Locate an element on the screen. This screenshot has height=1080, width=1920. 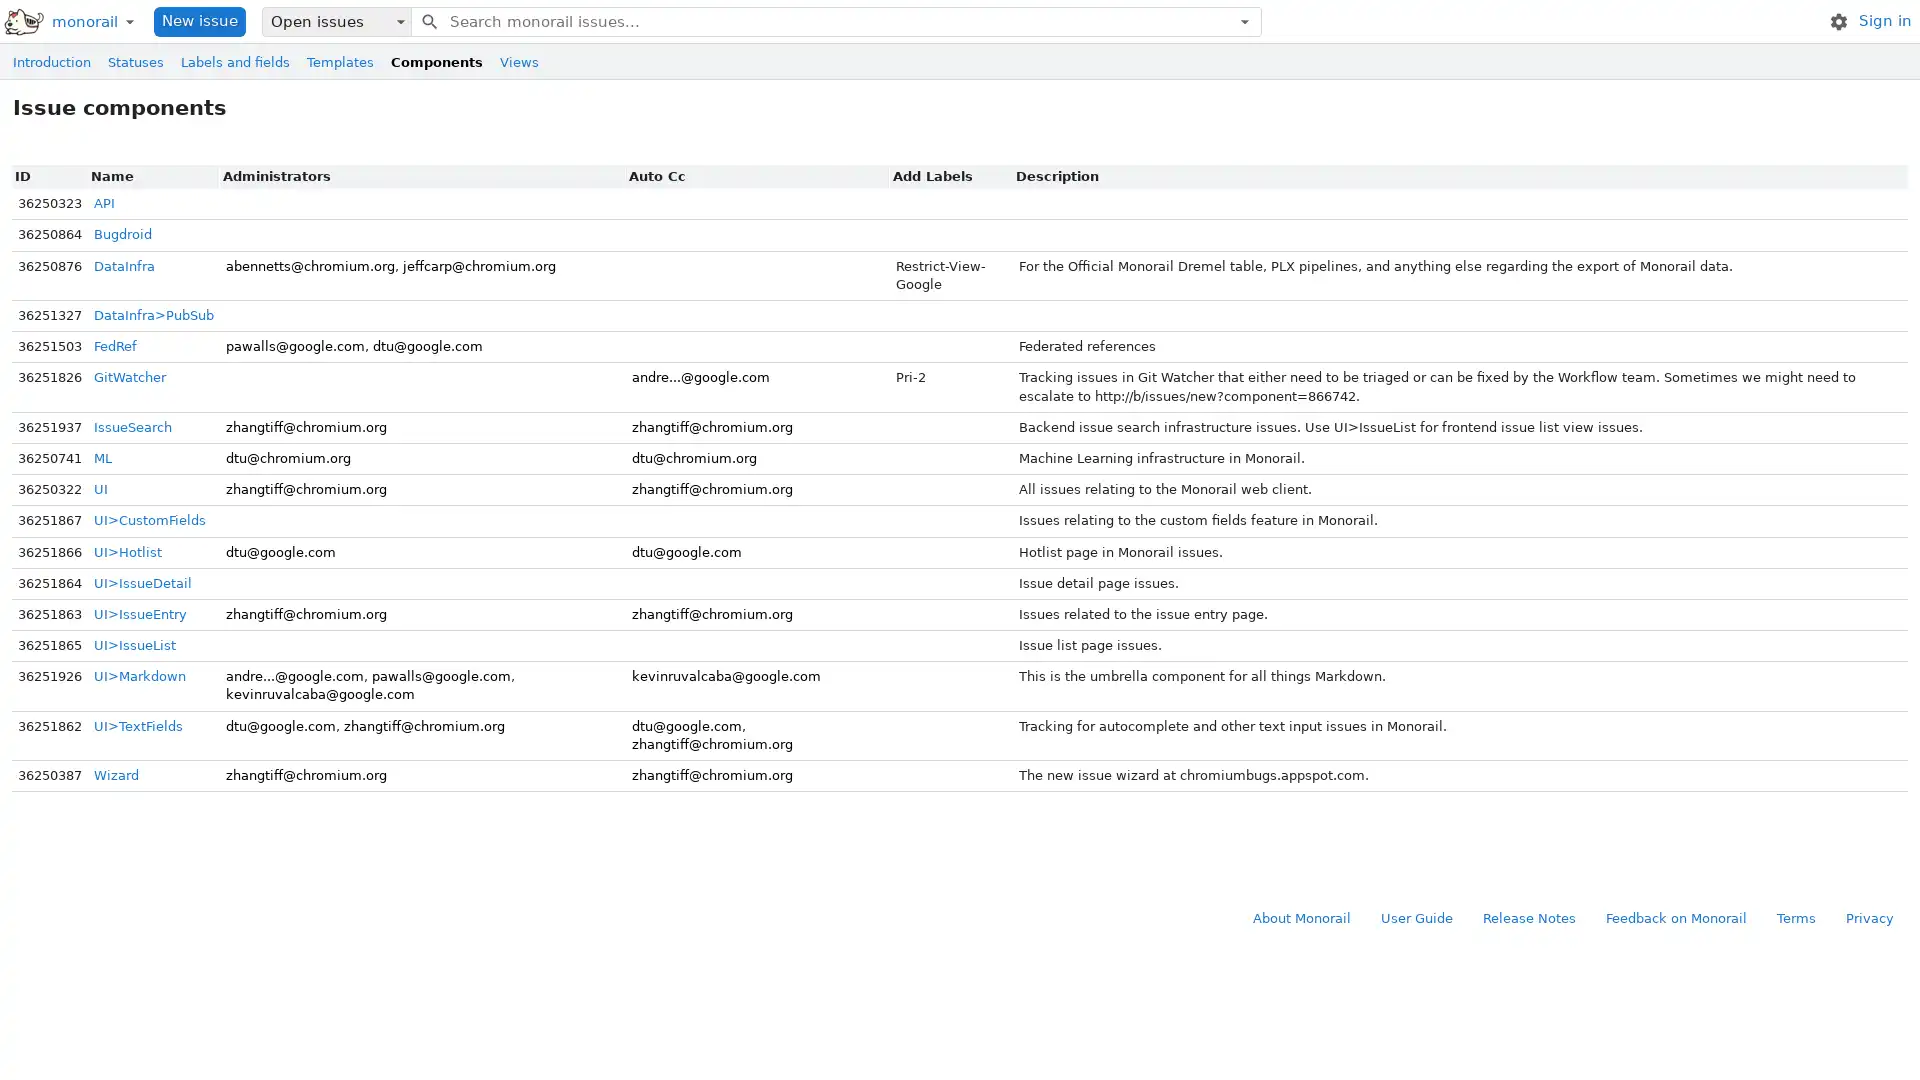
Search options is located at coordinates (1243, 20).